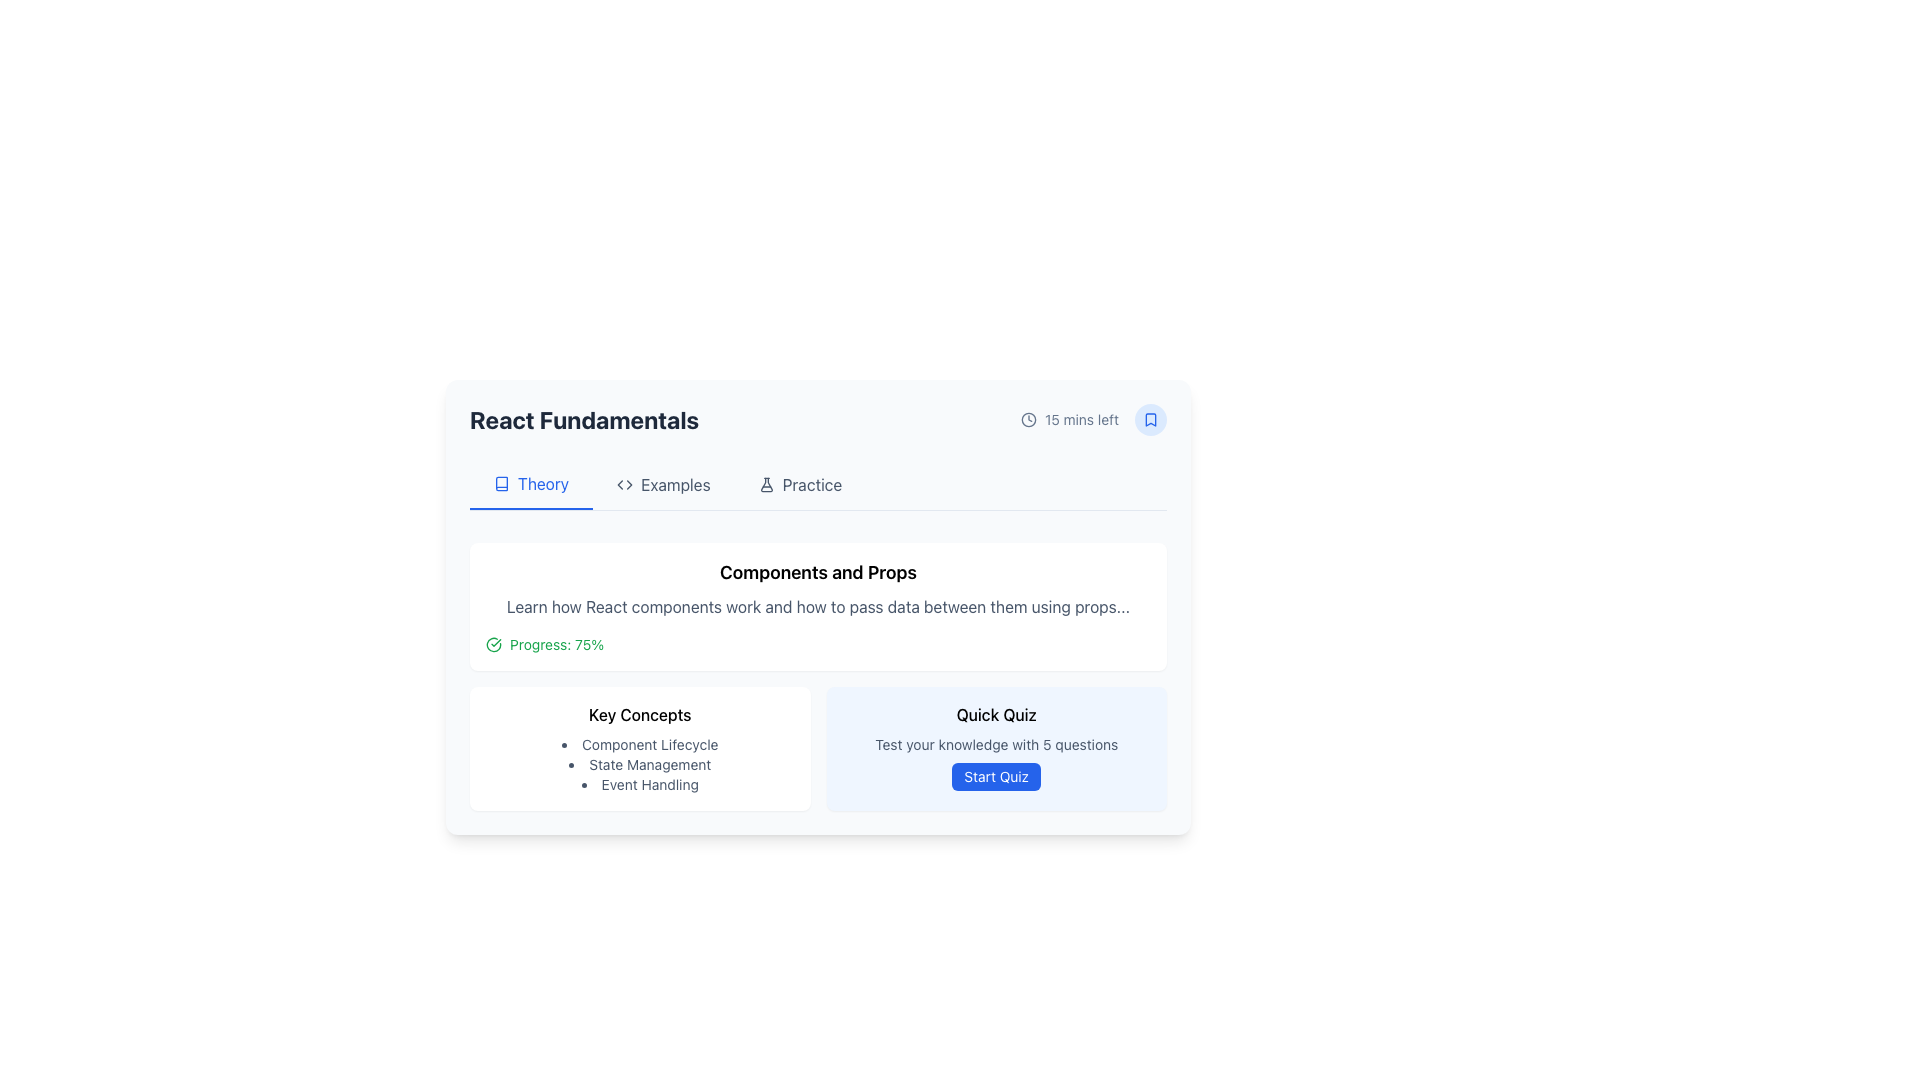  Describe the element at coordinates (818, 573) in the screenshot. I see `text of the label that reads 'Components and Props', prominently displayed at the top of a rectangular card-like section with rounded corners` at that location.